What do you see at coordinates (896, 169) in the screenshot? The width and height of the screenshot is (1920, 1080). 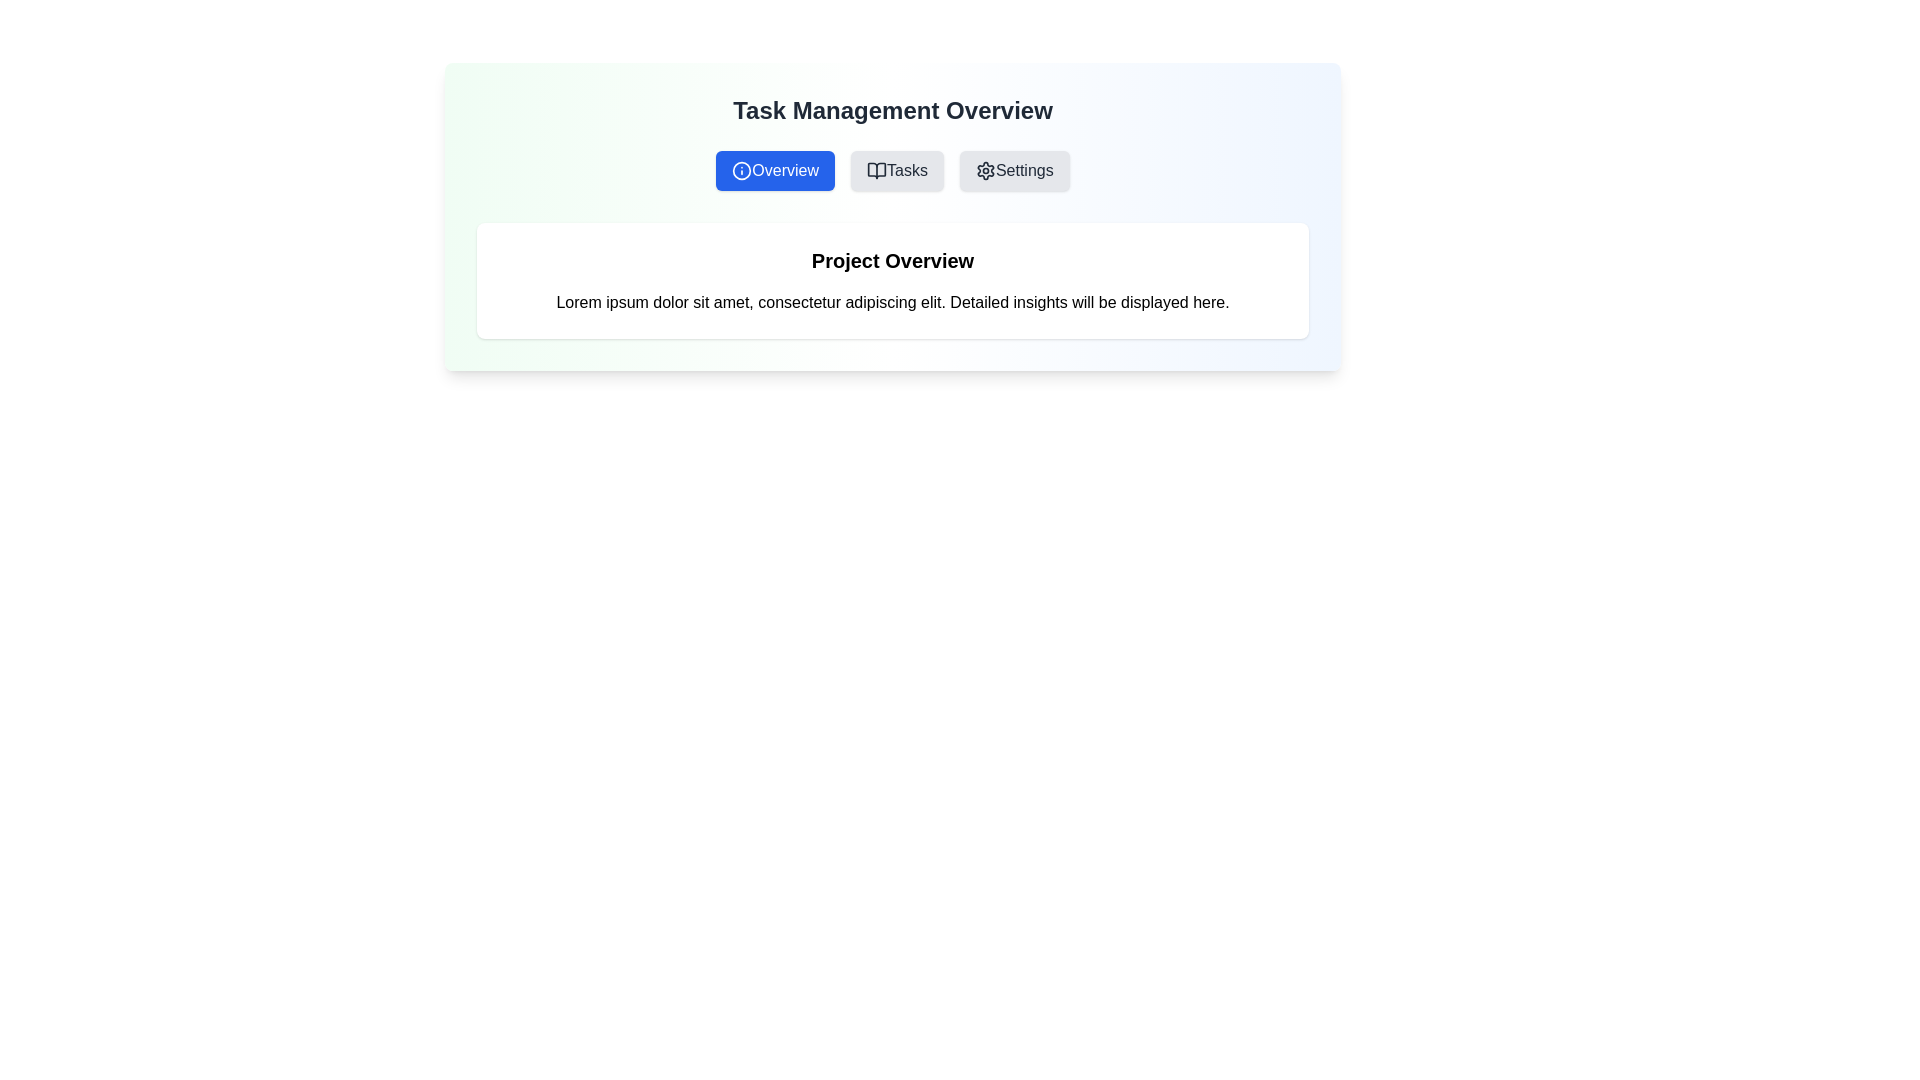 I see `the navigation button located centrally in the upper section of the interface, positioned between the 'Overview' button on the left and the 'Settings' button on the right` at bounding box center [896, 169].